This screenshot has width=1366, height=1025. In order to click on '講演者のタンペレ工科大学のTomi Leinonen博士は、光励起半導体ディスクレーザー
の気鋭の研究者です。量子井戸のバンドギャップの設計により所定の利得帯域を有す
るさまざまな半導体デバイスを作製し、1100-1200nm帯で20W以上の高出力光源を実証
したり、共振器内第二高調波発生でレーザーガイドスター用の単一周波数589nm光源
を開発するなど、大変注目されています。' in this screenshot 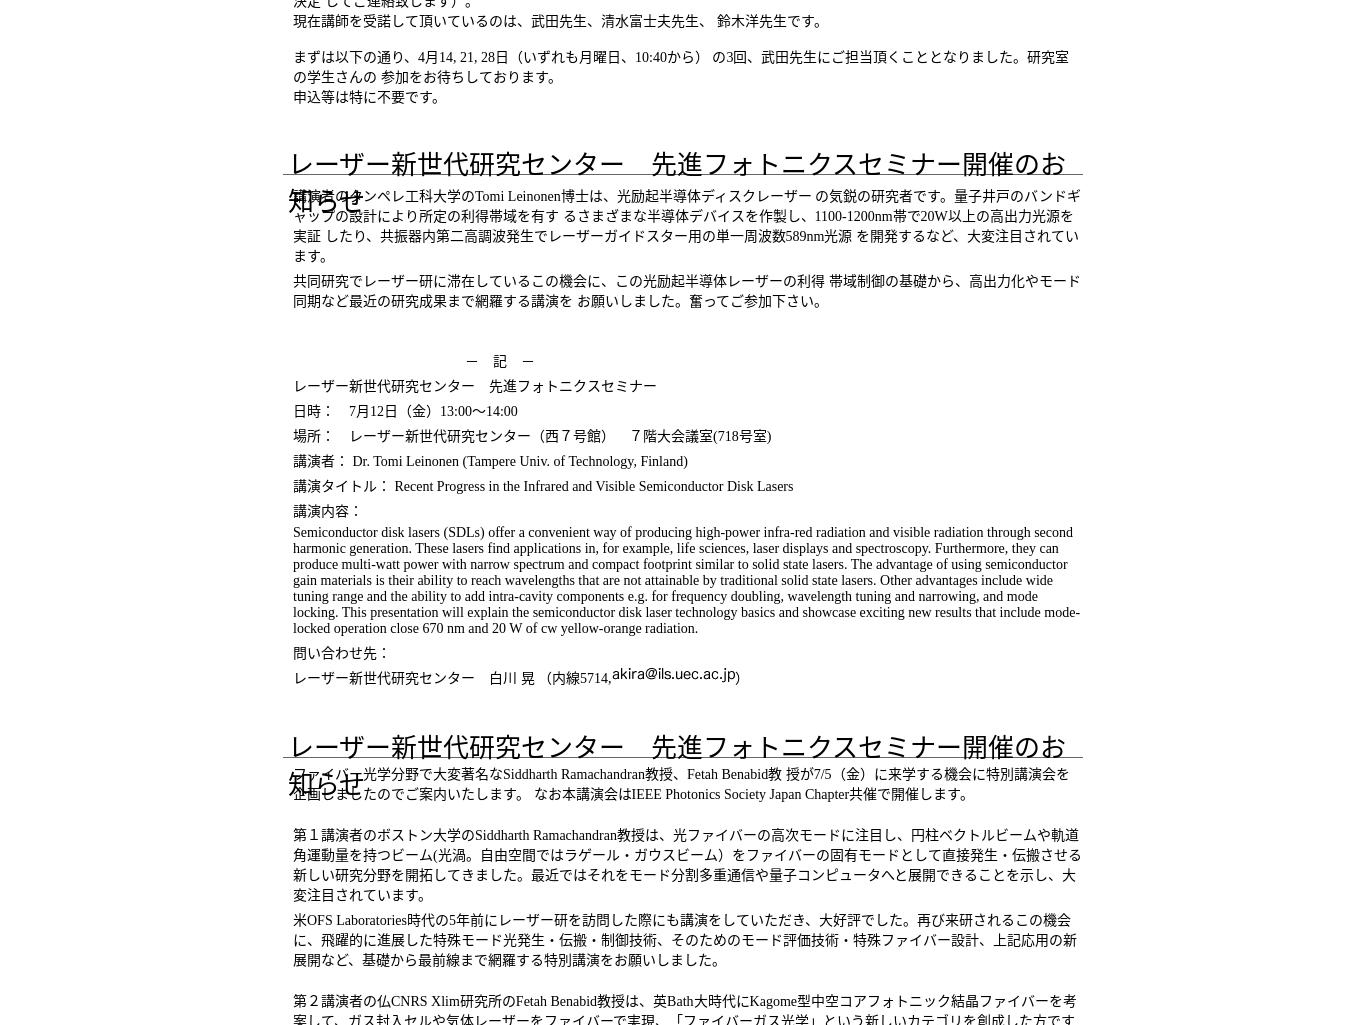, I will do `click(686, 226)`.